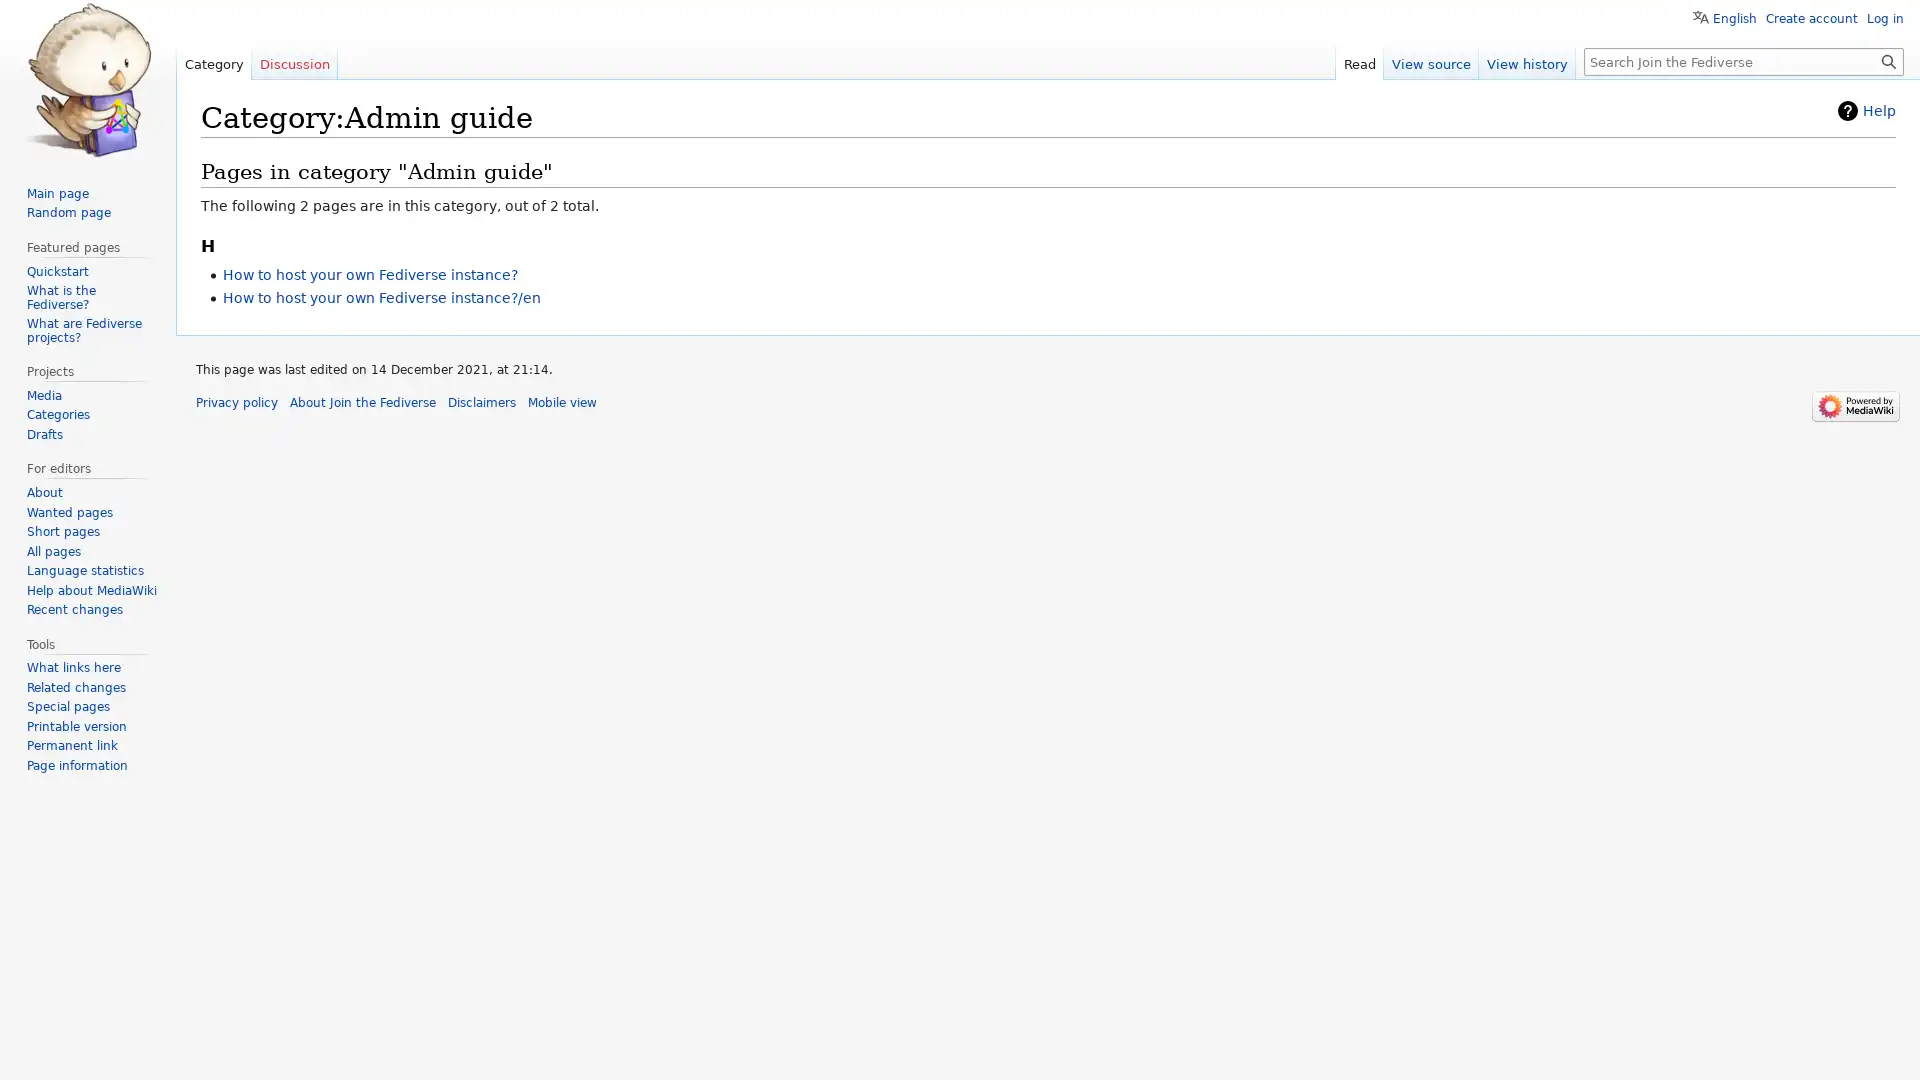  Describe the element at coordinates (1888, 60) in the screenshot. I see `Go` at that location.